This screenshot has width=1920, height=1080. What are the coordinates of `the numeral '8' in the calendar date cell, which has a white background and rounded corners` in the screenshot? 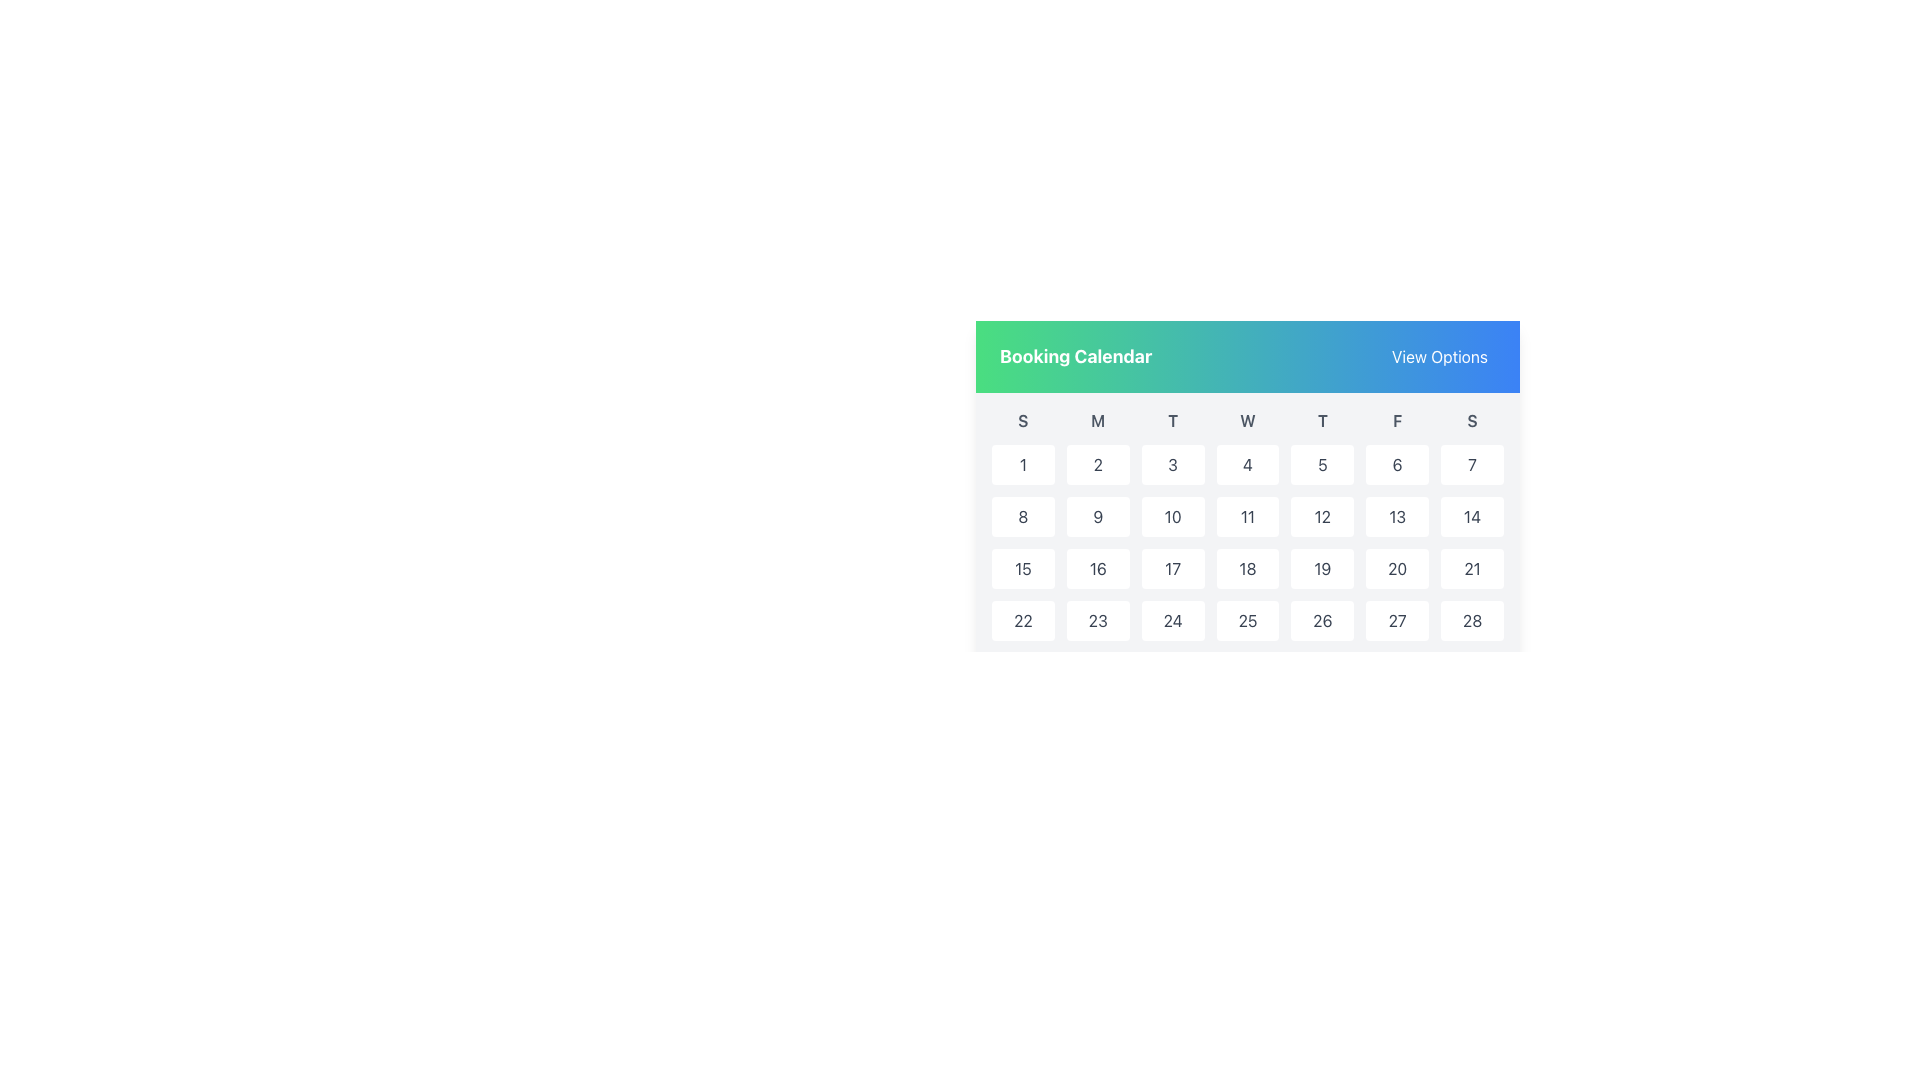 It's located at (1023, 515).